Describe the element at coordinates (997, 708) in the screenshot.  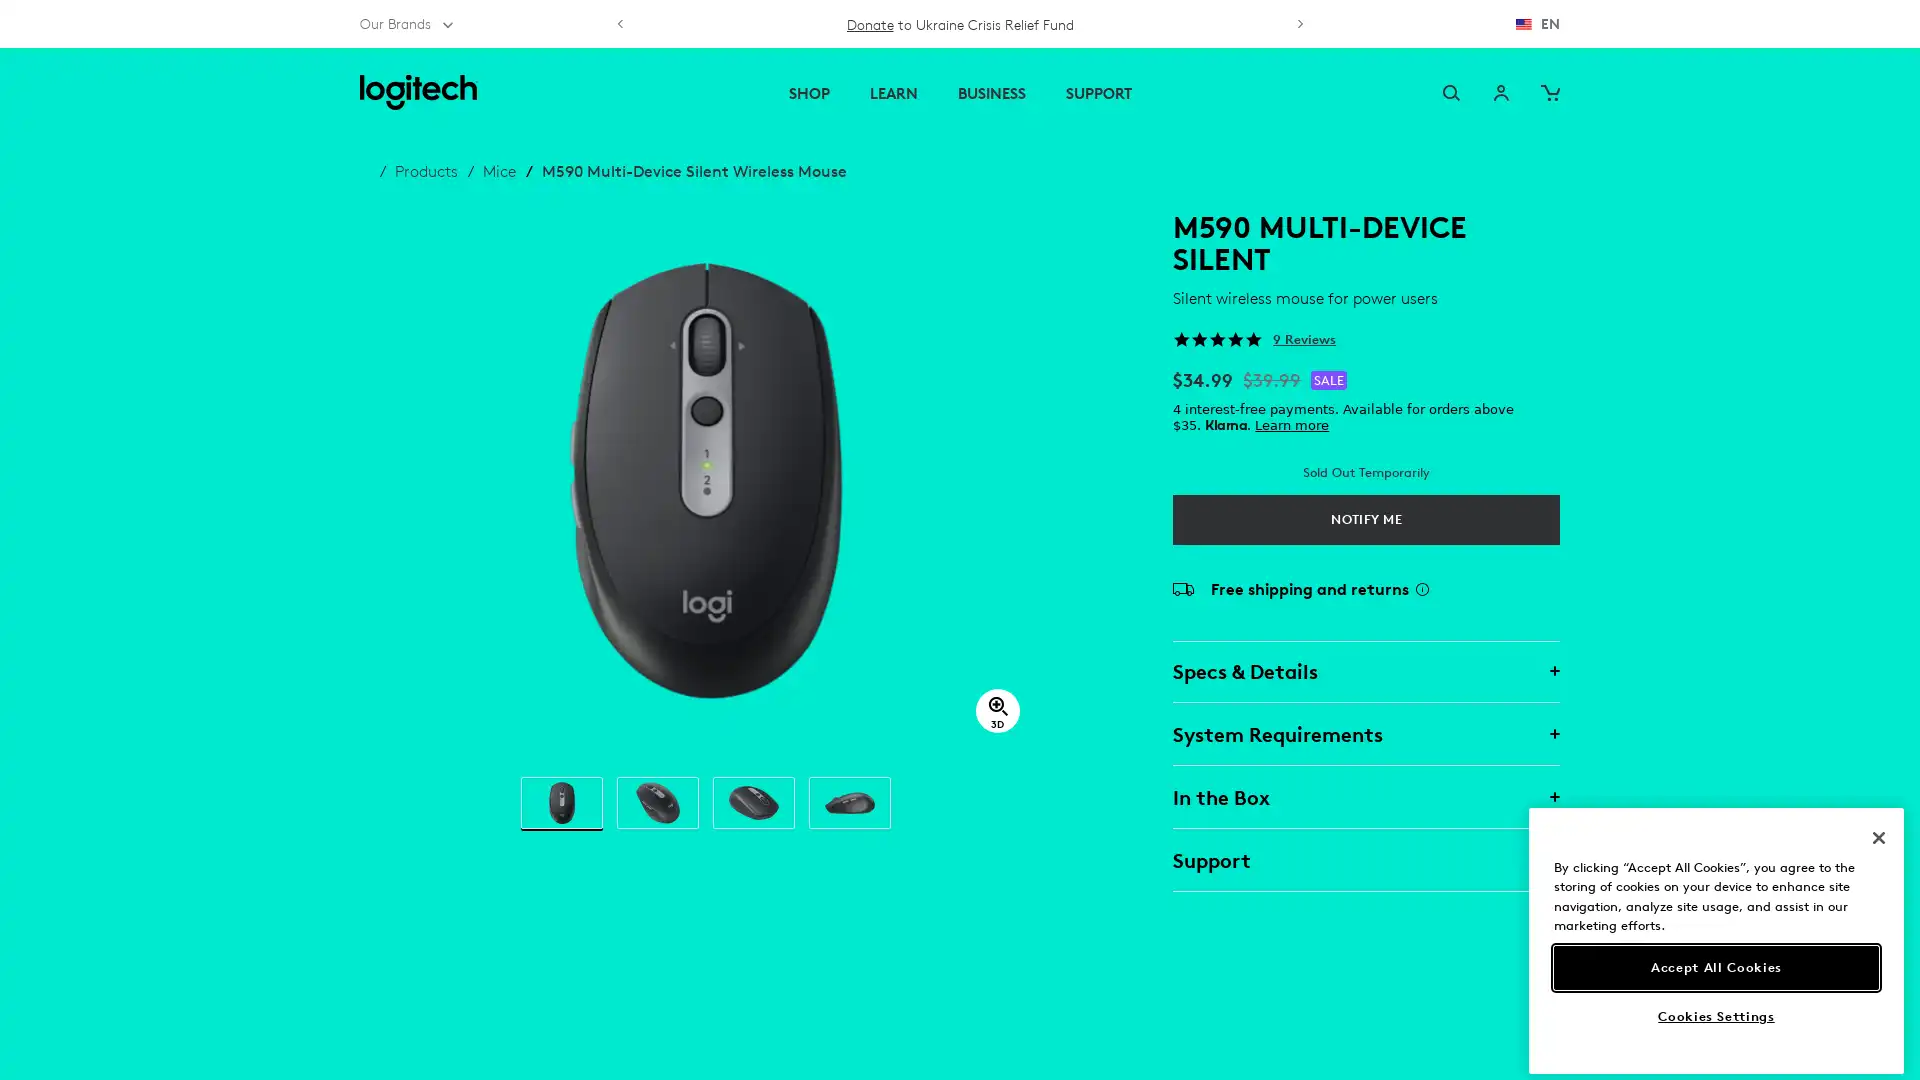
I see `3D` at that location.